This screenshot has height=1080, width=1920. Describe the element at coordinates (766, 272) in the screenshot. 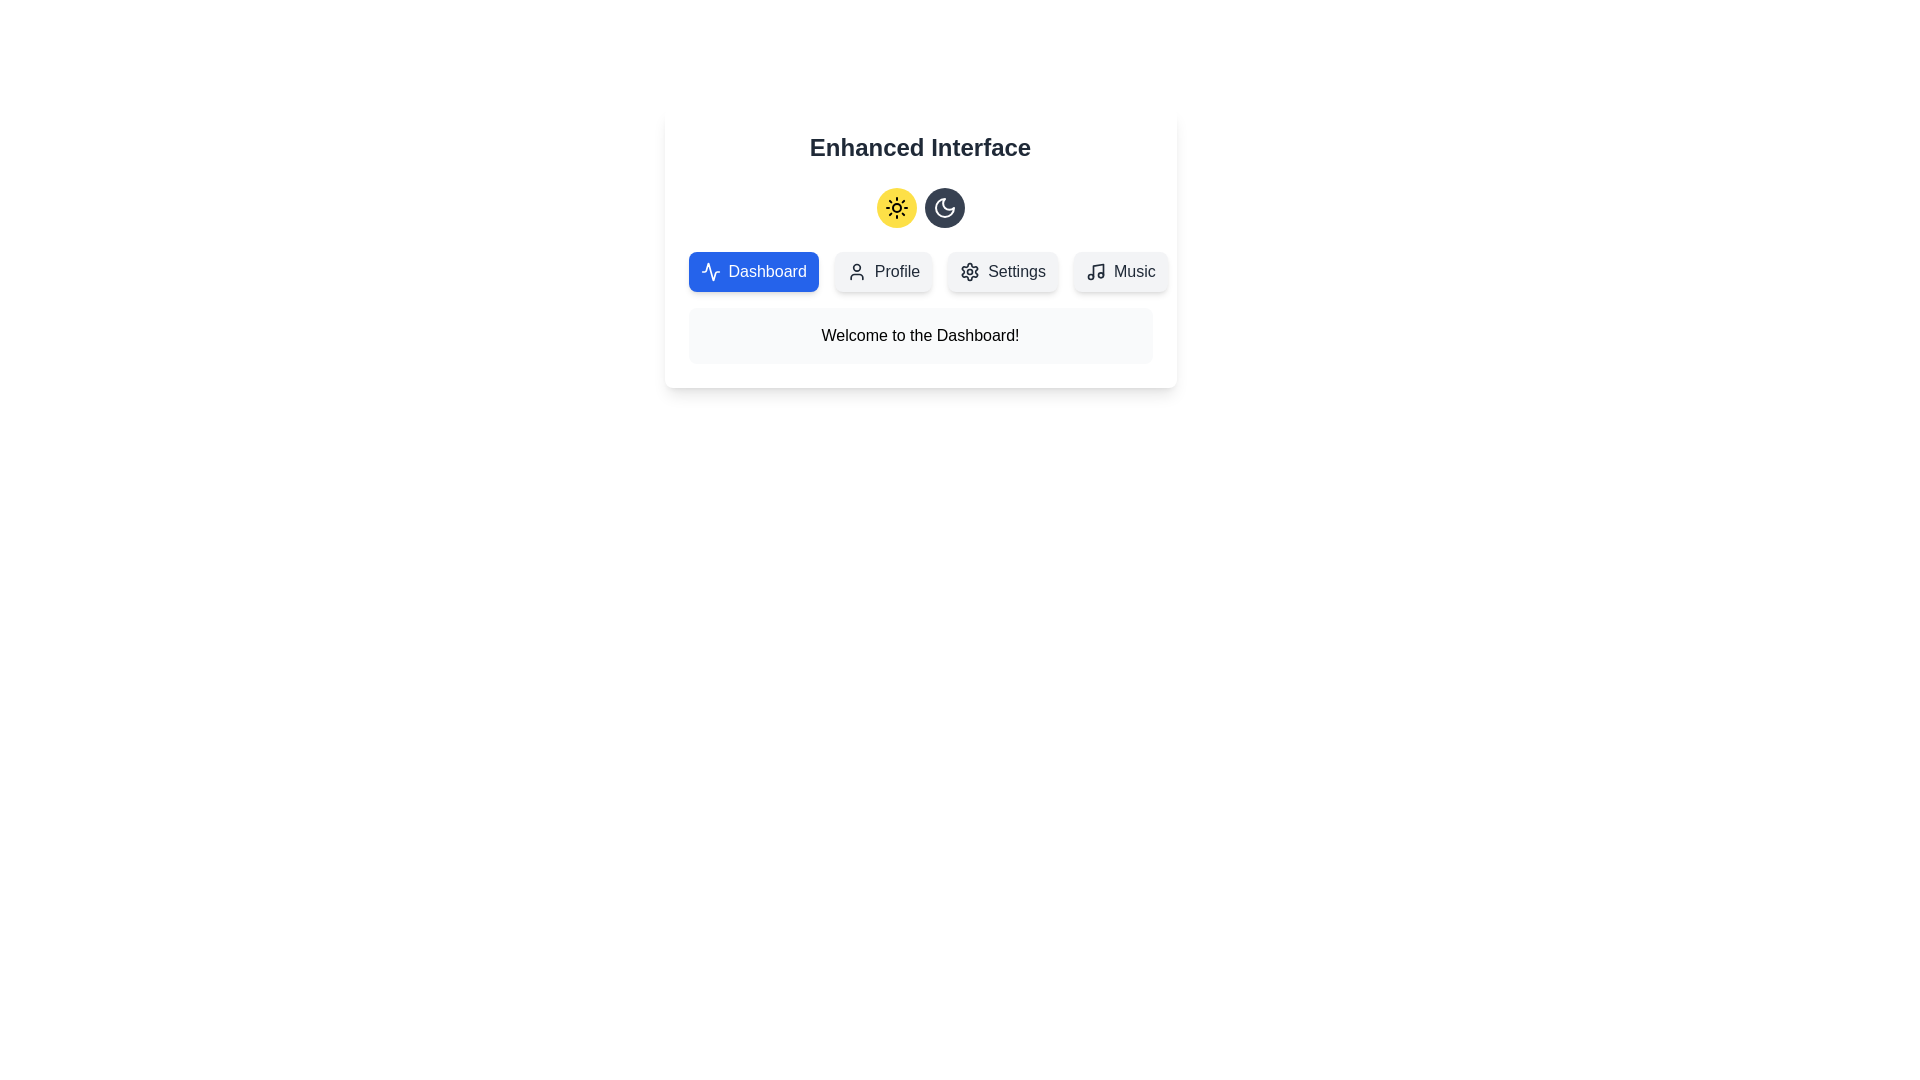

I see `the navigation label for the Dashboard section, located in the top-left of the navigation bar` at that location.